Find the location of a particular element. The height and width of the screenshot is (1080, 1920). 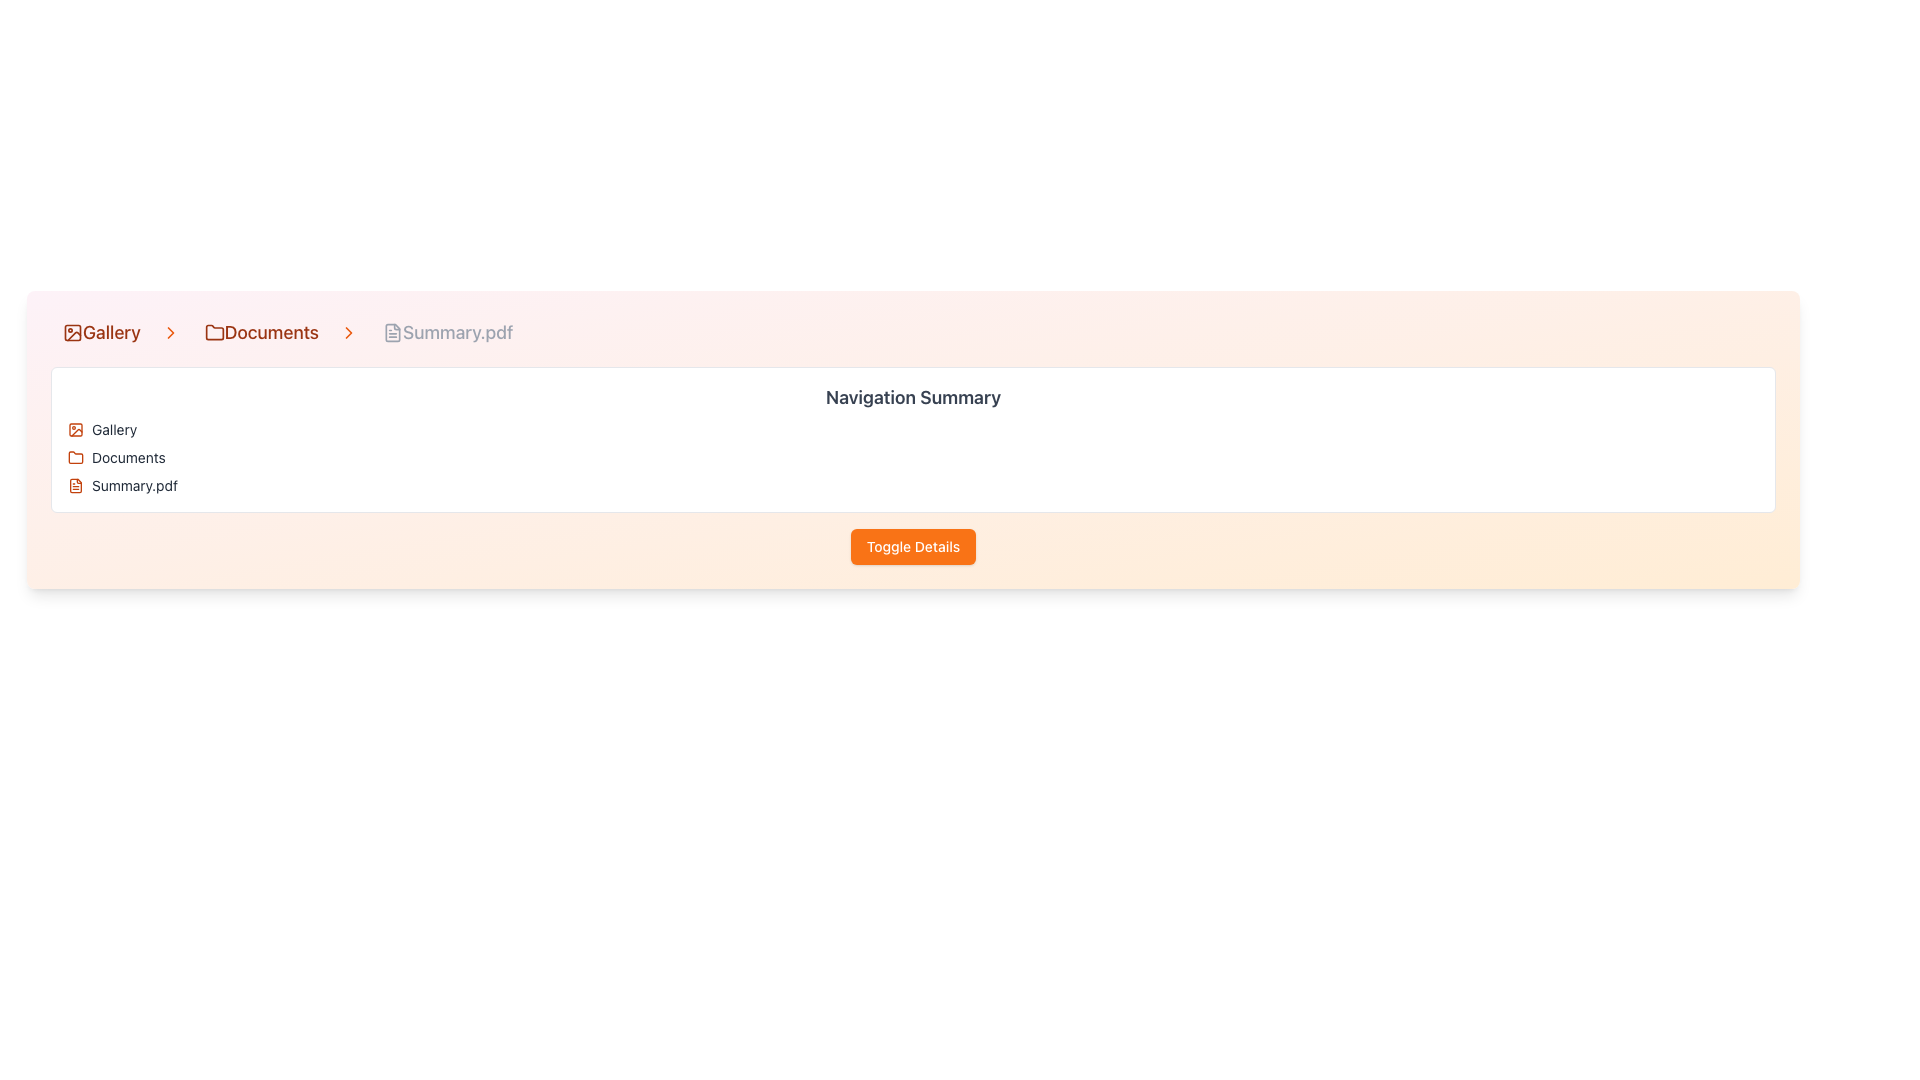

the orange chevron arrow icon pointing to the right, which is located in the breadcrumb navigation after the 'Documents' folder name is located at coordinates (349, 331).